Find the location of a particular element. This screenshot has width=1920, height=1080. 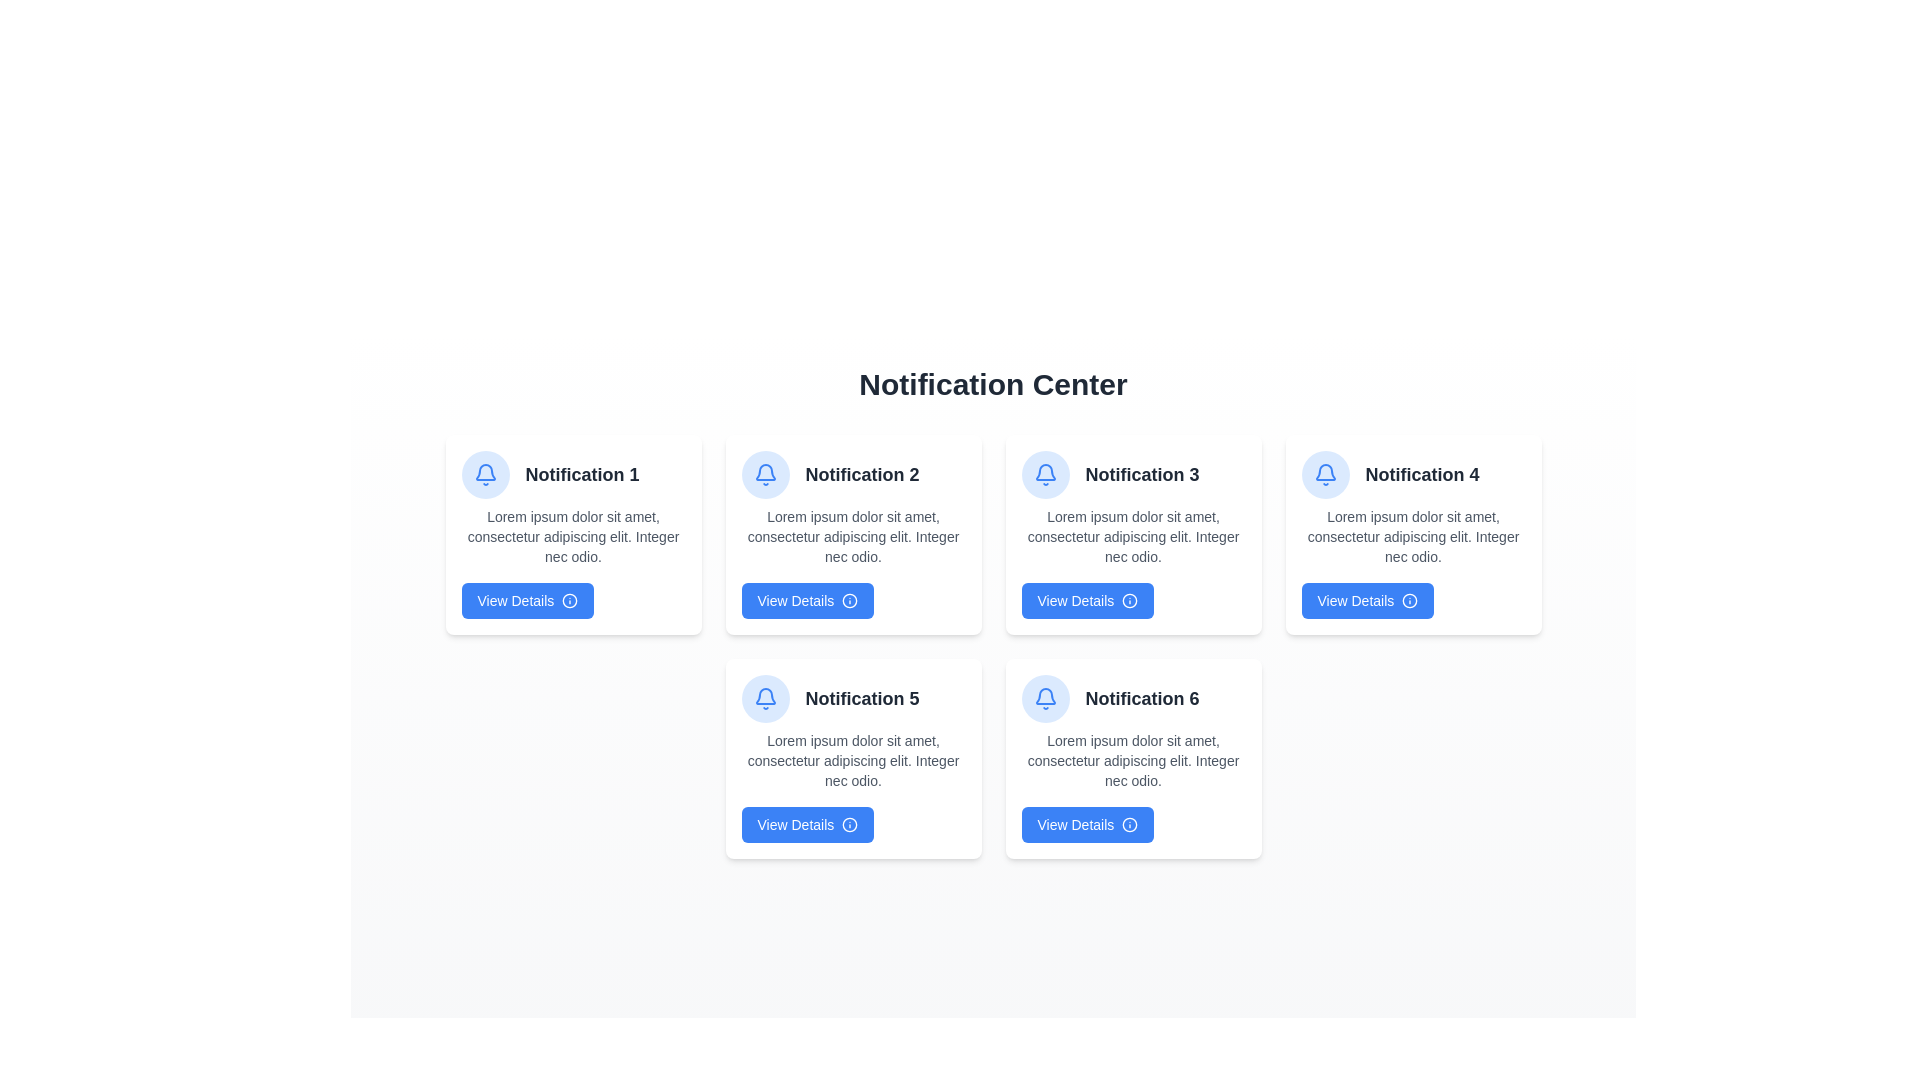

the static text label located within the 'Notification 5' card, which is positioned above the 'View Details' button and below the title 'Notification 5' is located at coordinates (853, 760).